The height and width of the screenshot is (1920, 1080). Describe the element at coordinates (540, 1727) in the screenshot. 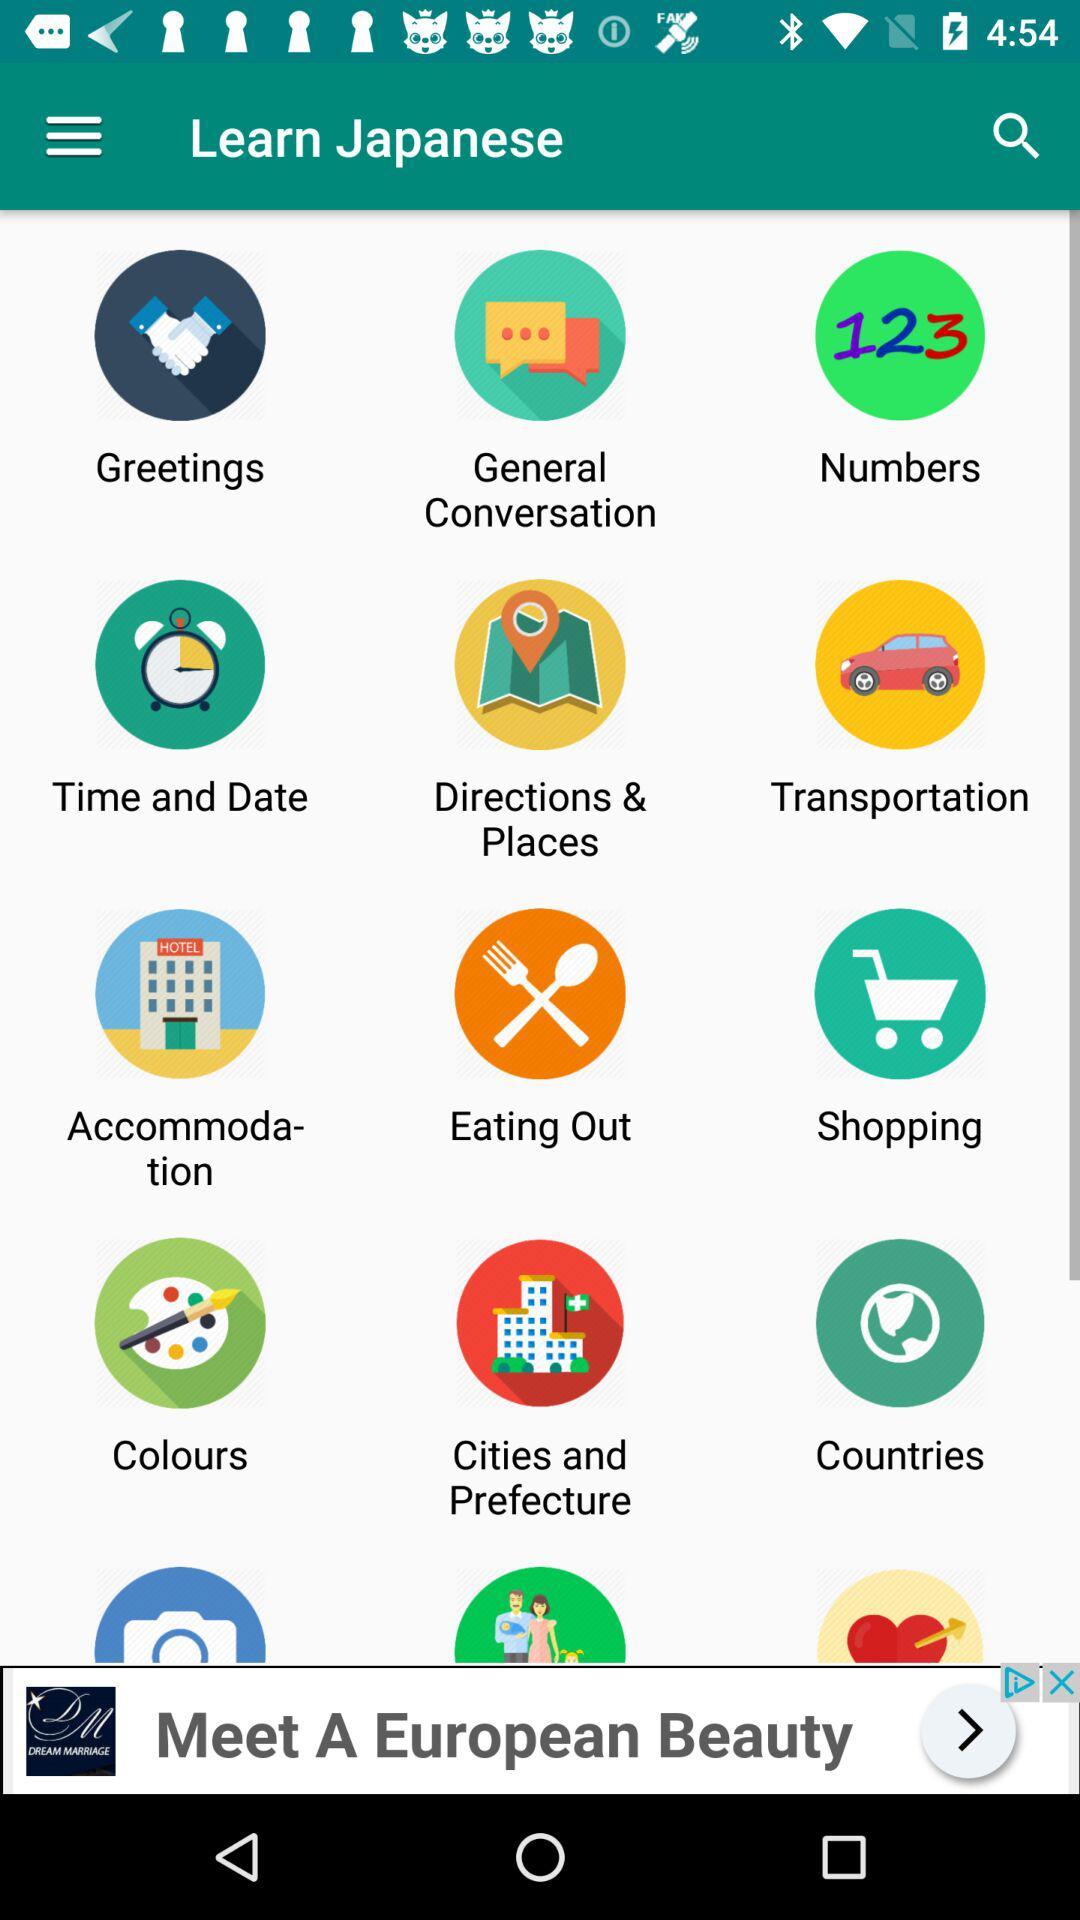

I see `meet a european beauty` at that location.